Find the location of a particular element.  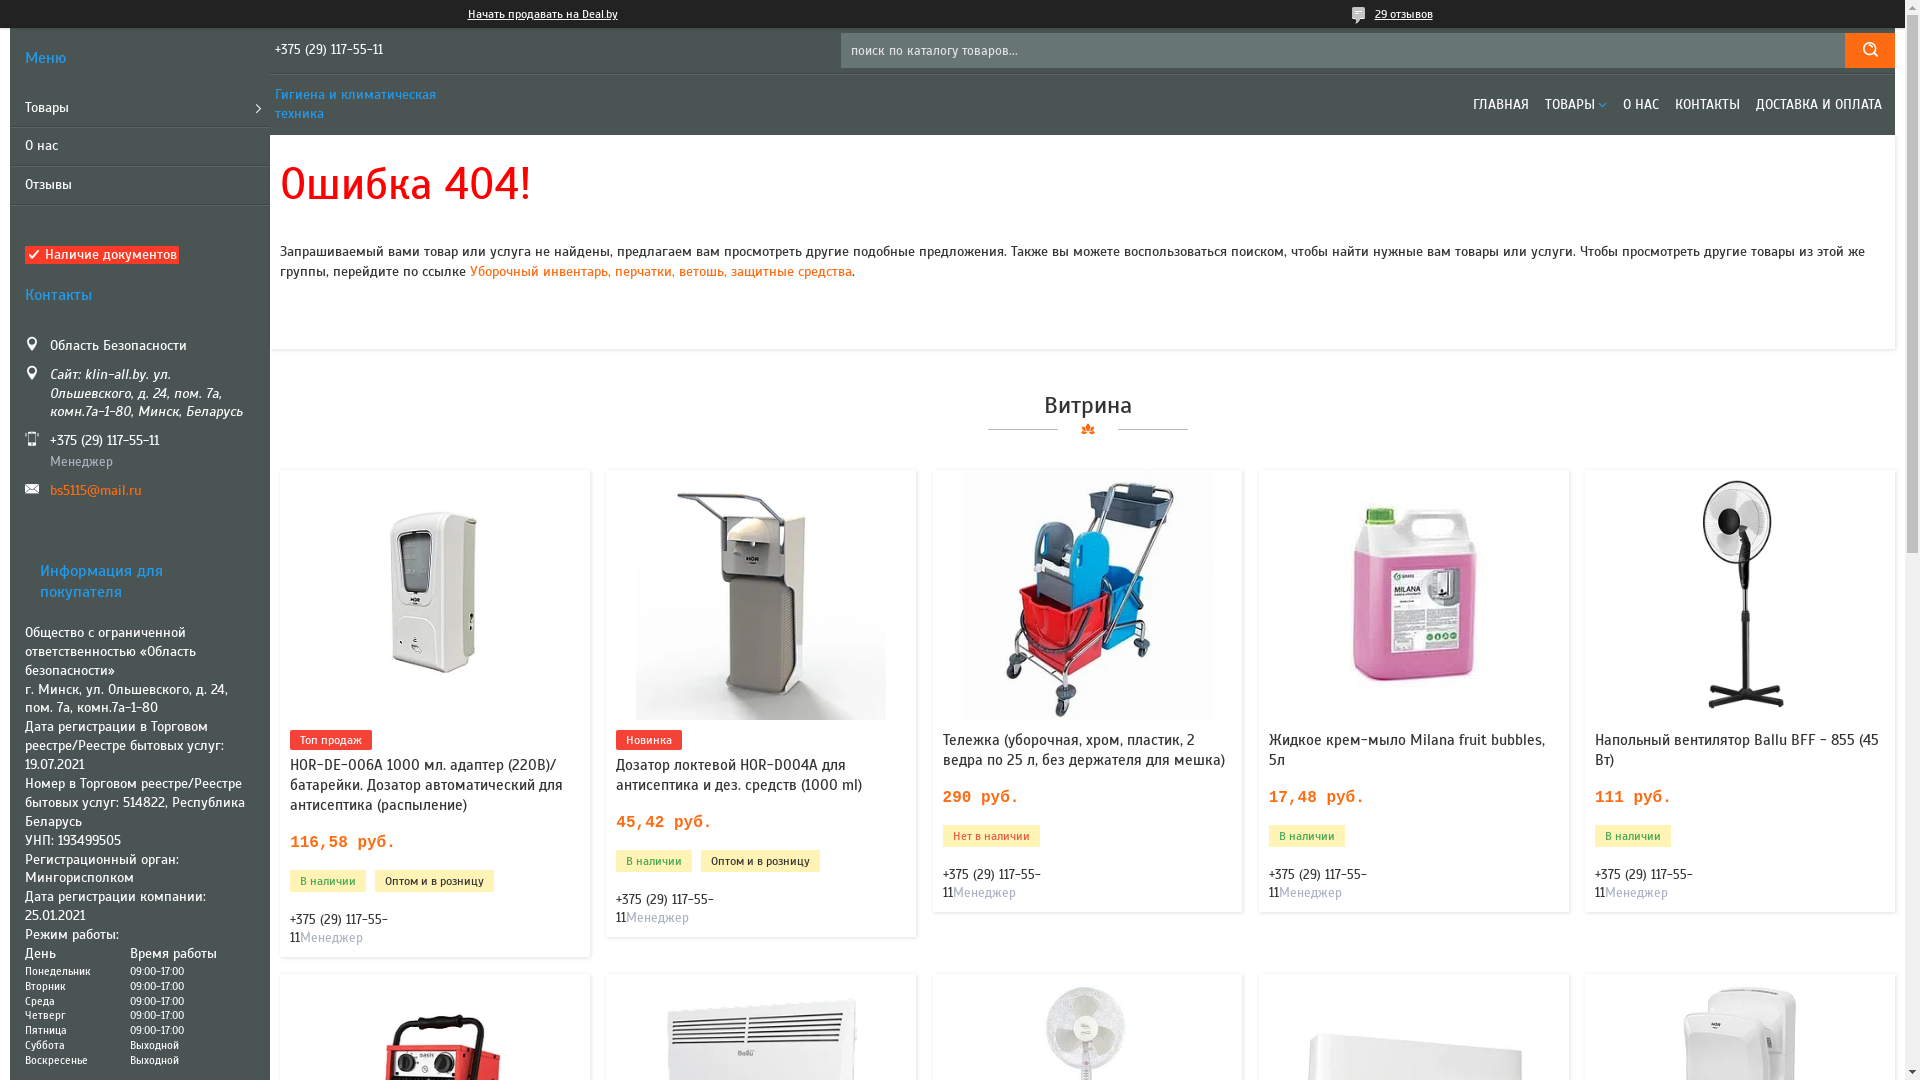

'bs5115@mail.ru' is located at coordinates (49, 491).